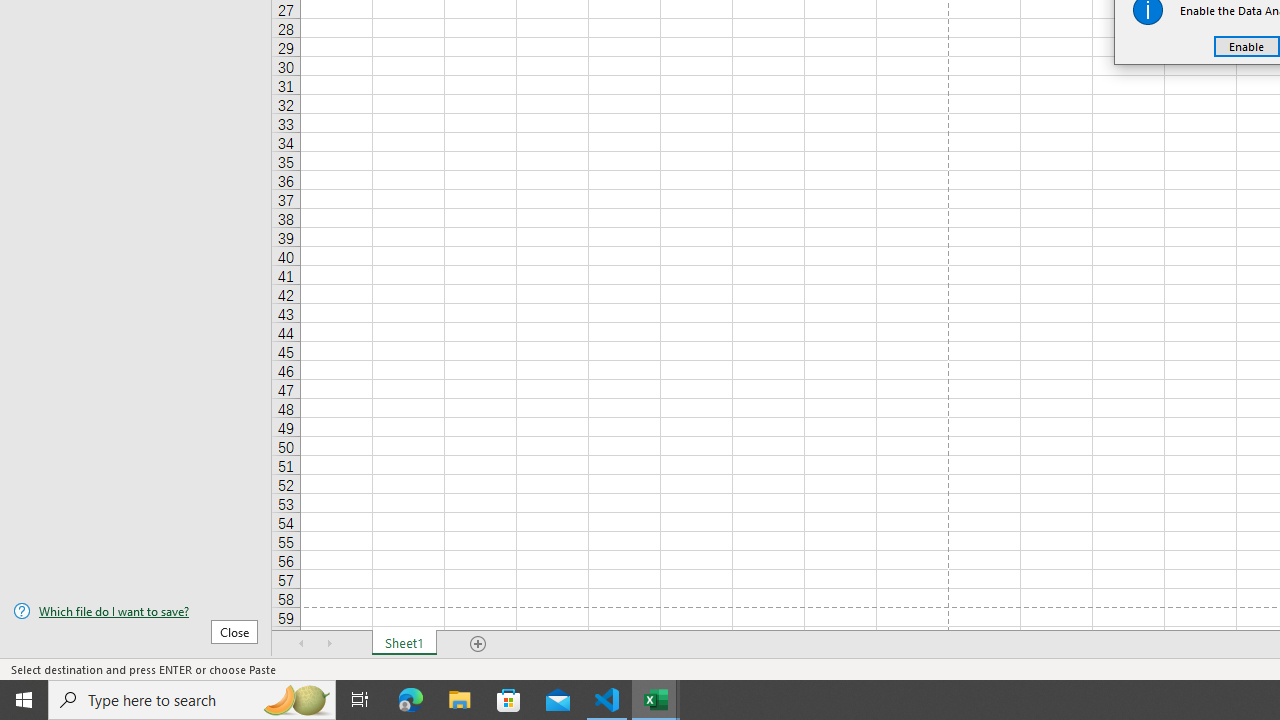 The image size is (1280, 720). Describe the element at coordinates (459, 698) in the screenshot. I see `'File Explorer'` at that location.